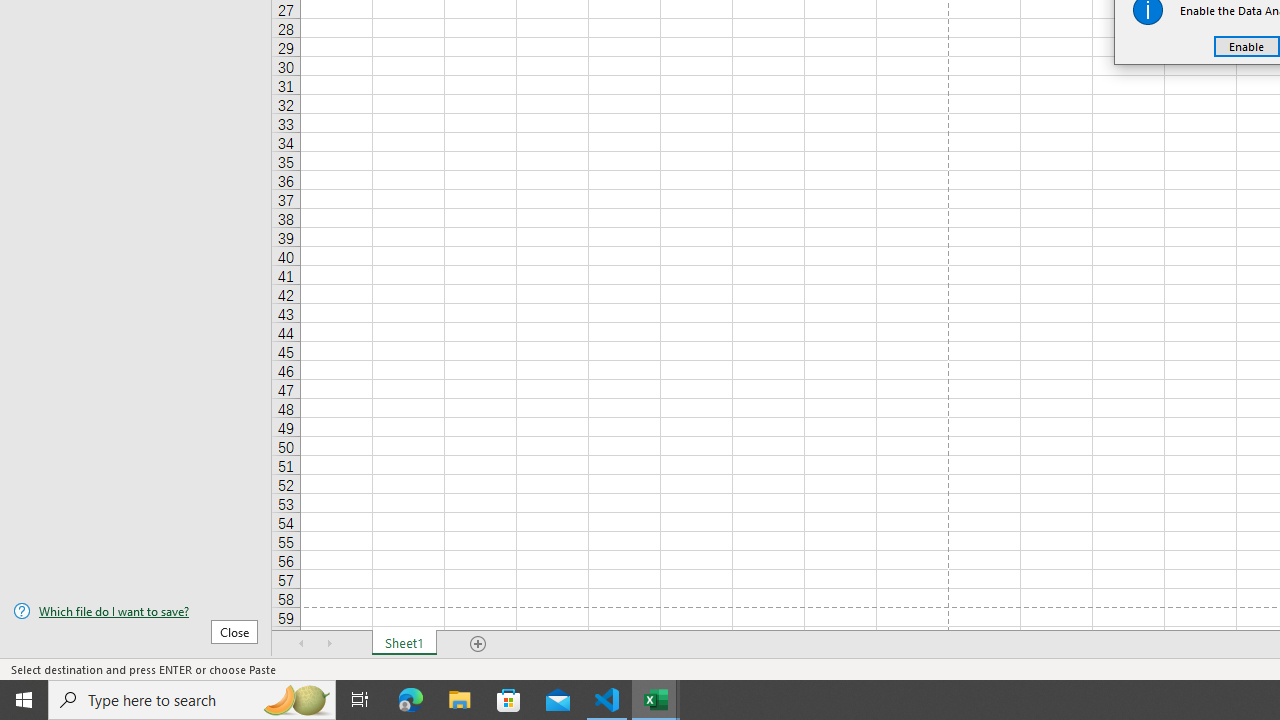 The image size is (1280, 720). Describe the element at coordinates (459, 698) in the screenshot. I see `'File Explorer'` at that location.